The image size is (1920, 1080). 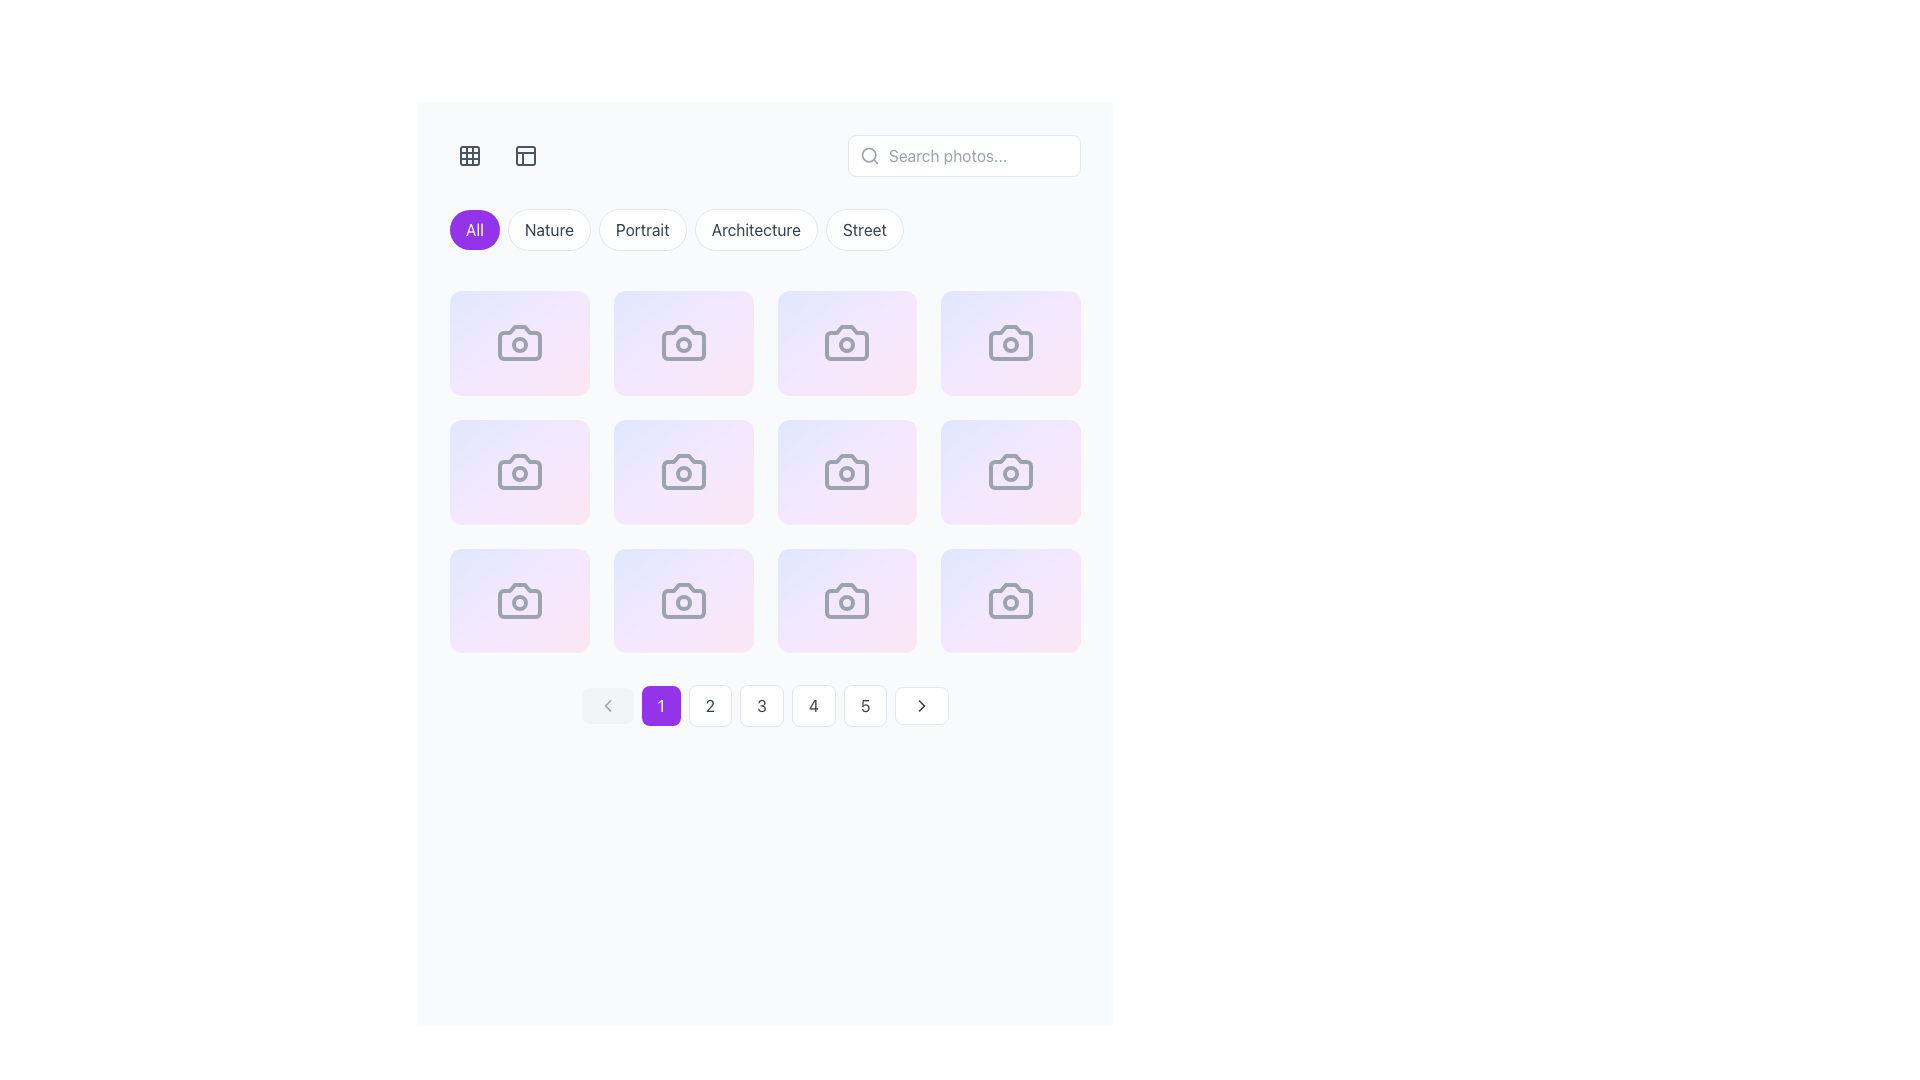 What do you see at coordinates (921, 705) in the screenshot?
I see `the 'Next' button located at the far-right of the pagination bar, adjacent to the button labeled '5'` at bounding box center [921, 705].